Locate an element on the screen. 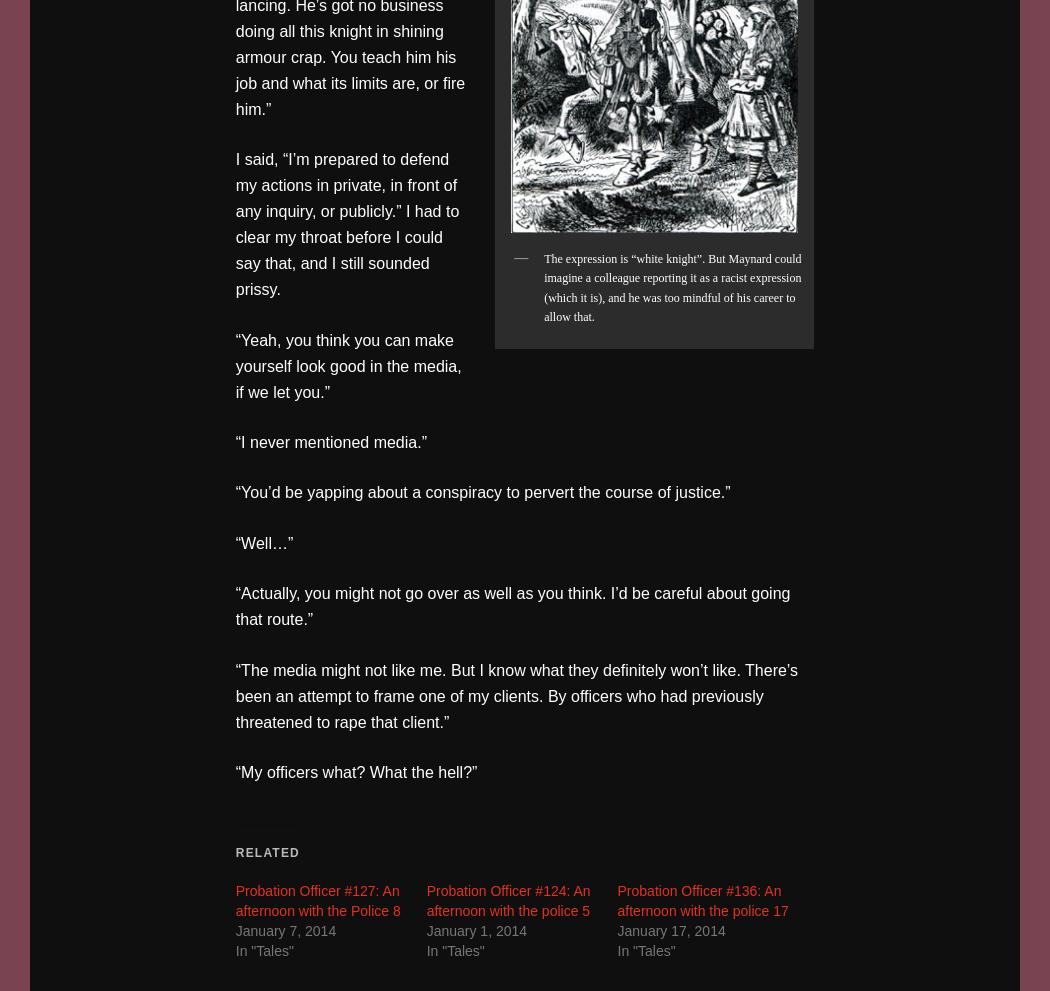  'Related' is located at coordinates (266, 851).